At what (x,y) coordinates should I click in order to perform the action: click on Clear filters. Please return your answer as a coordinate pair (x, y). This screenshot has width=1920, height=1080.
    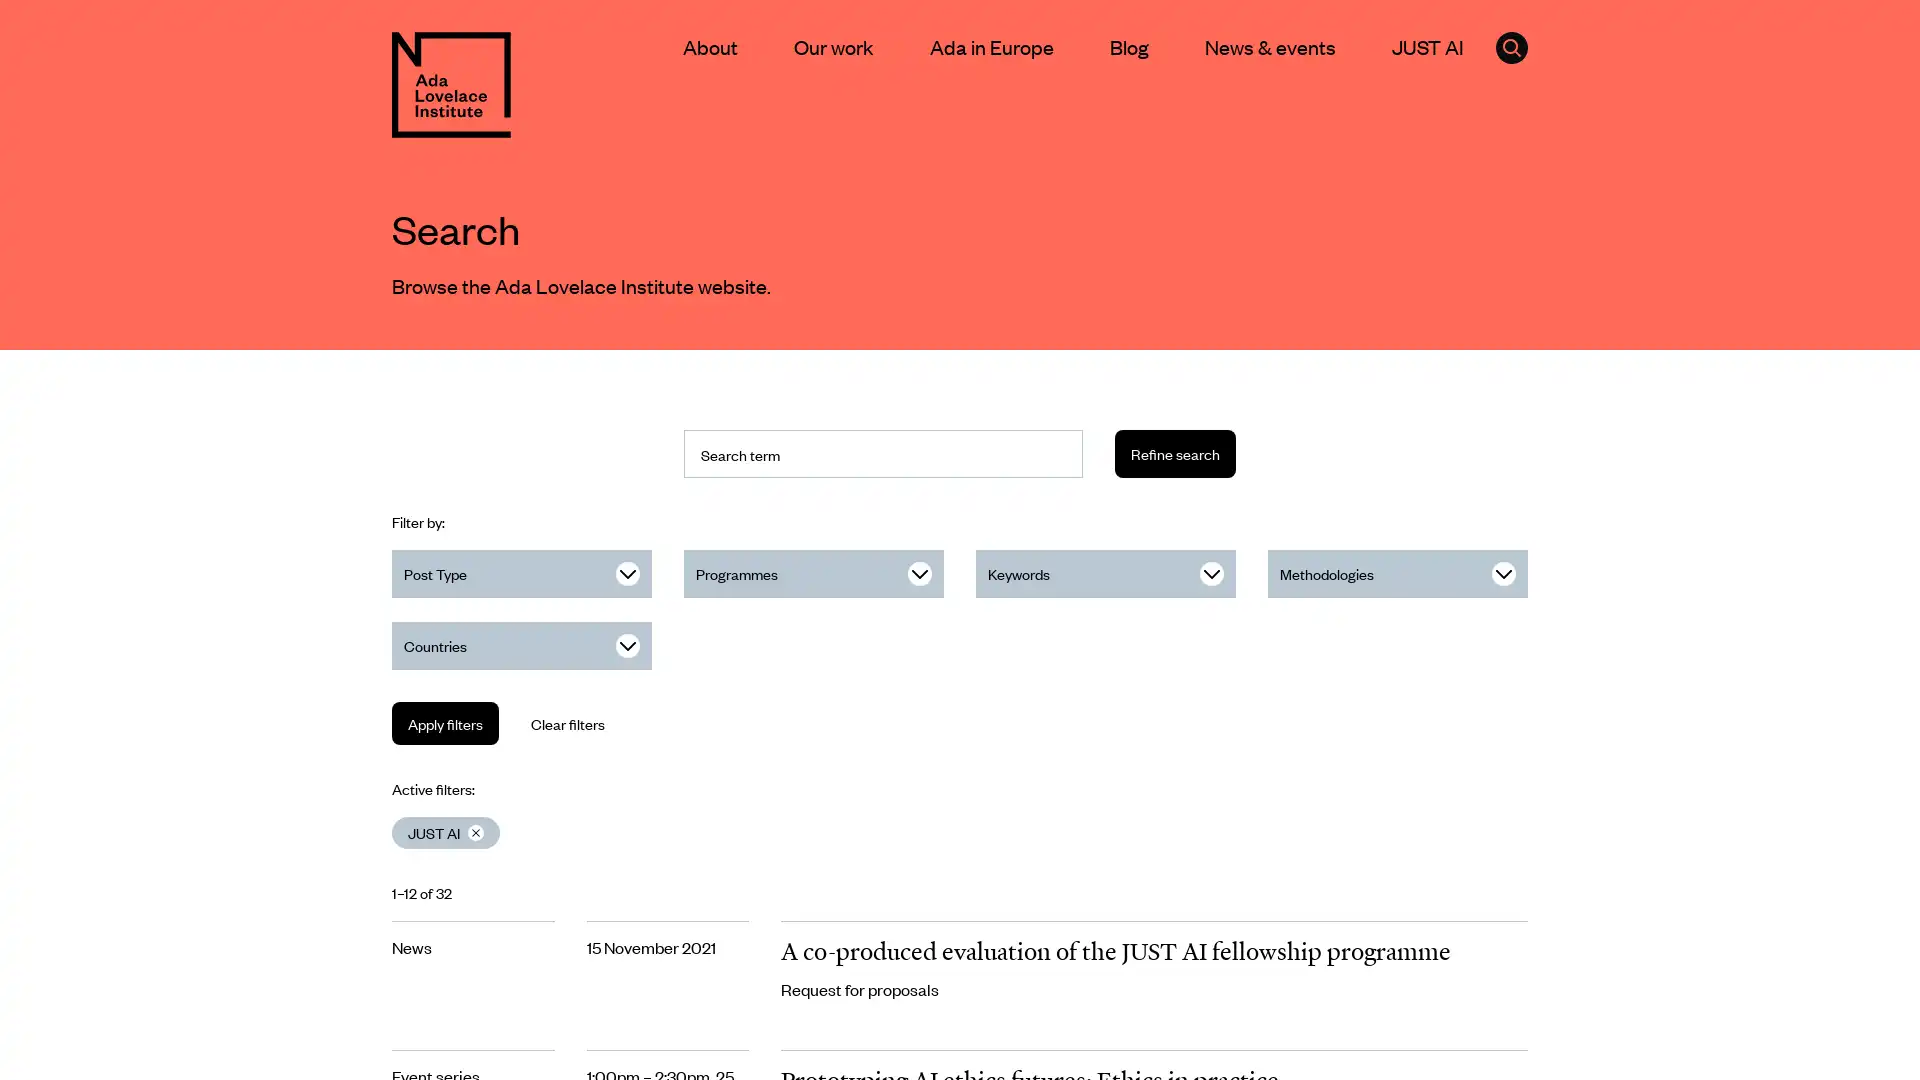
    Looking at the image, I should click on (566, 723).